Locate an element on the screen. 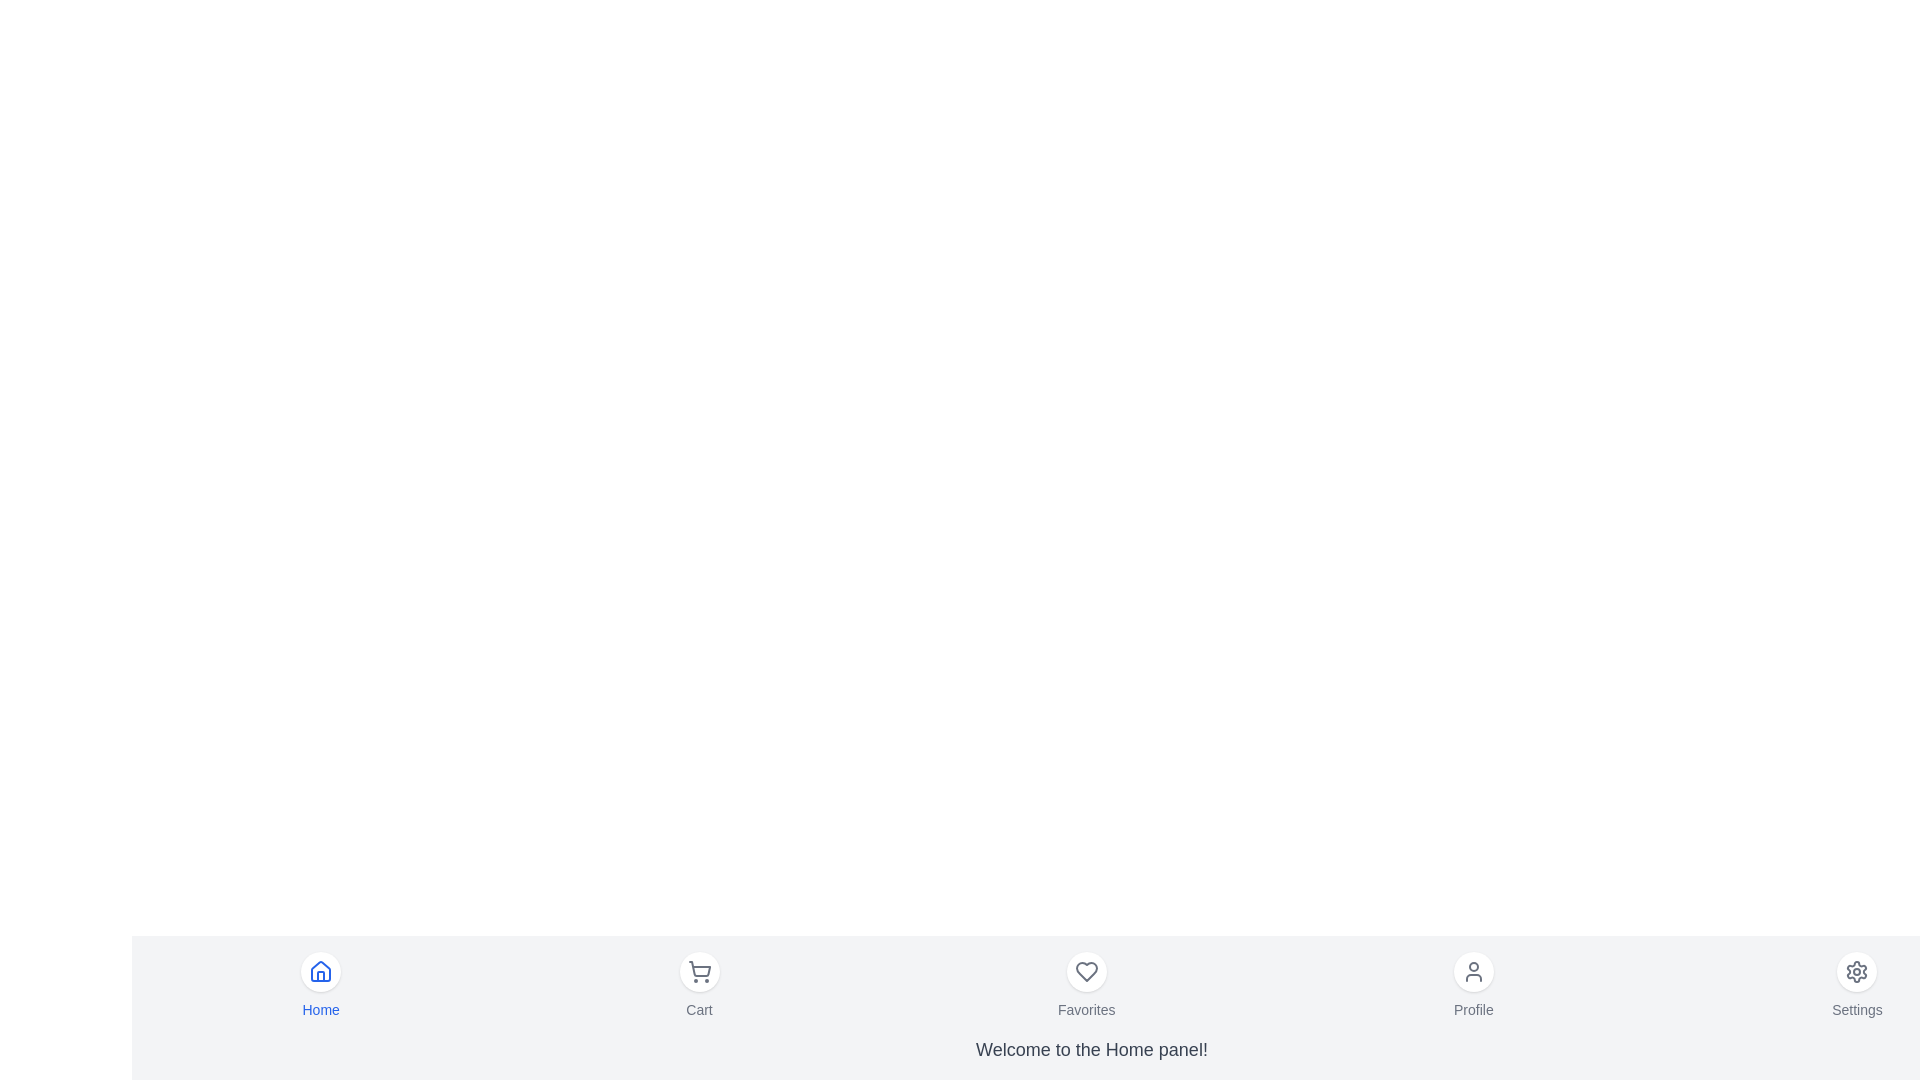 Image resolution: width=1920 pixels, height=1080 pixels. the Profile menu item to navigate to its respective section is located at coordinates (1473, 985).